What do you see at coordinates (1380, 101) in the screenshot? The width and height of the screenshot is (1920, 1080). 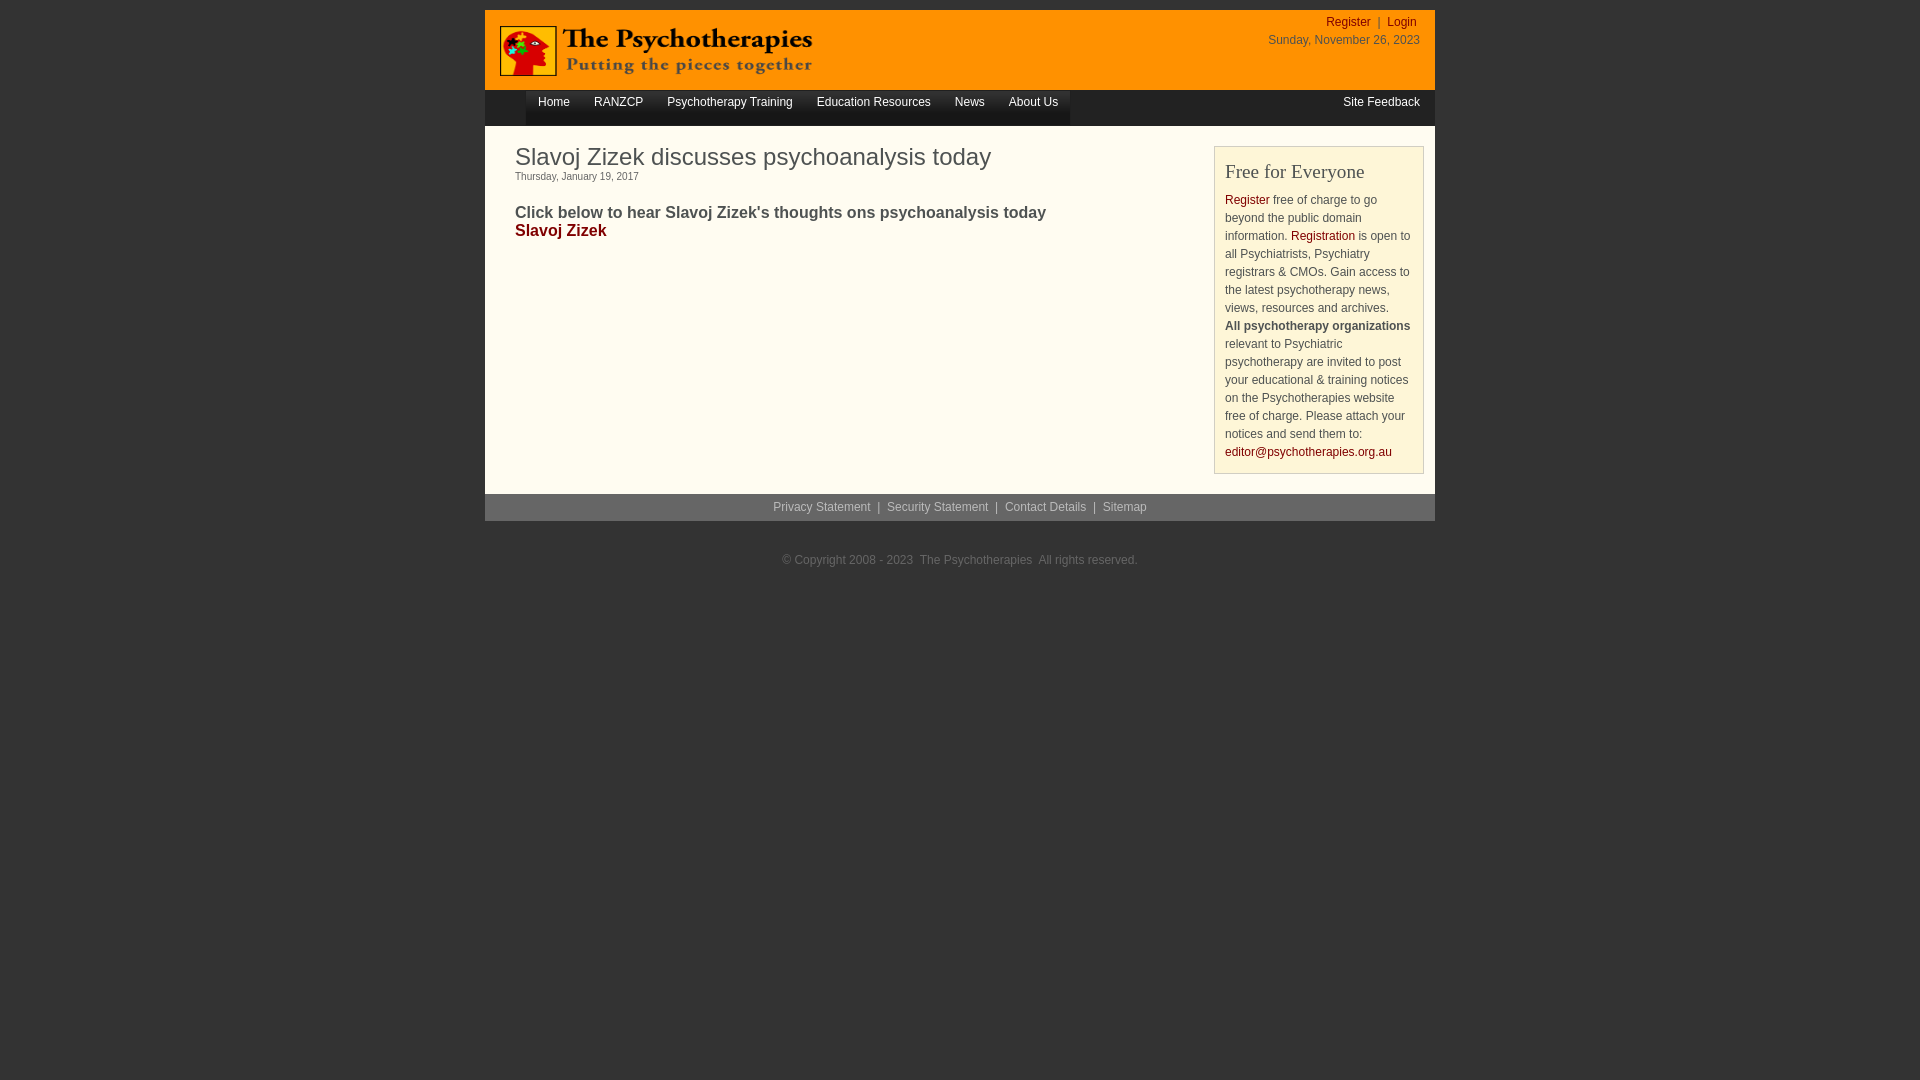 I see `'Site Feedback'` at bounding box center [1380, 101].